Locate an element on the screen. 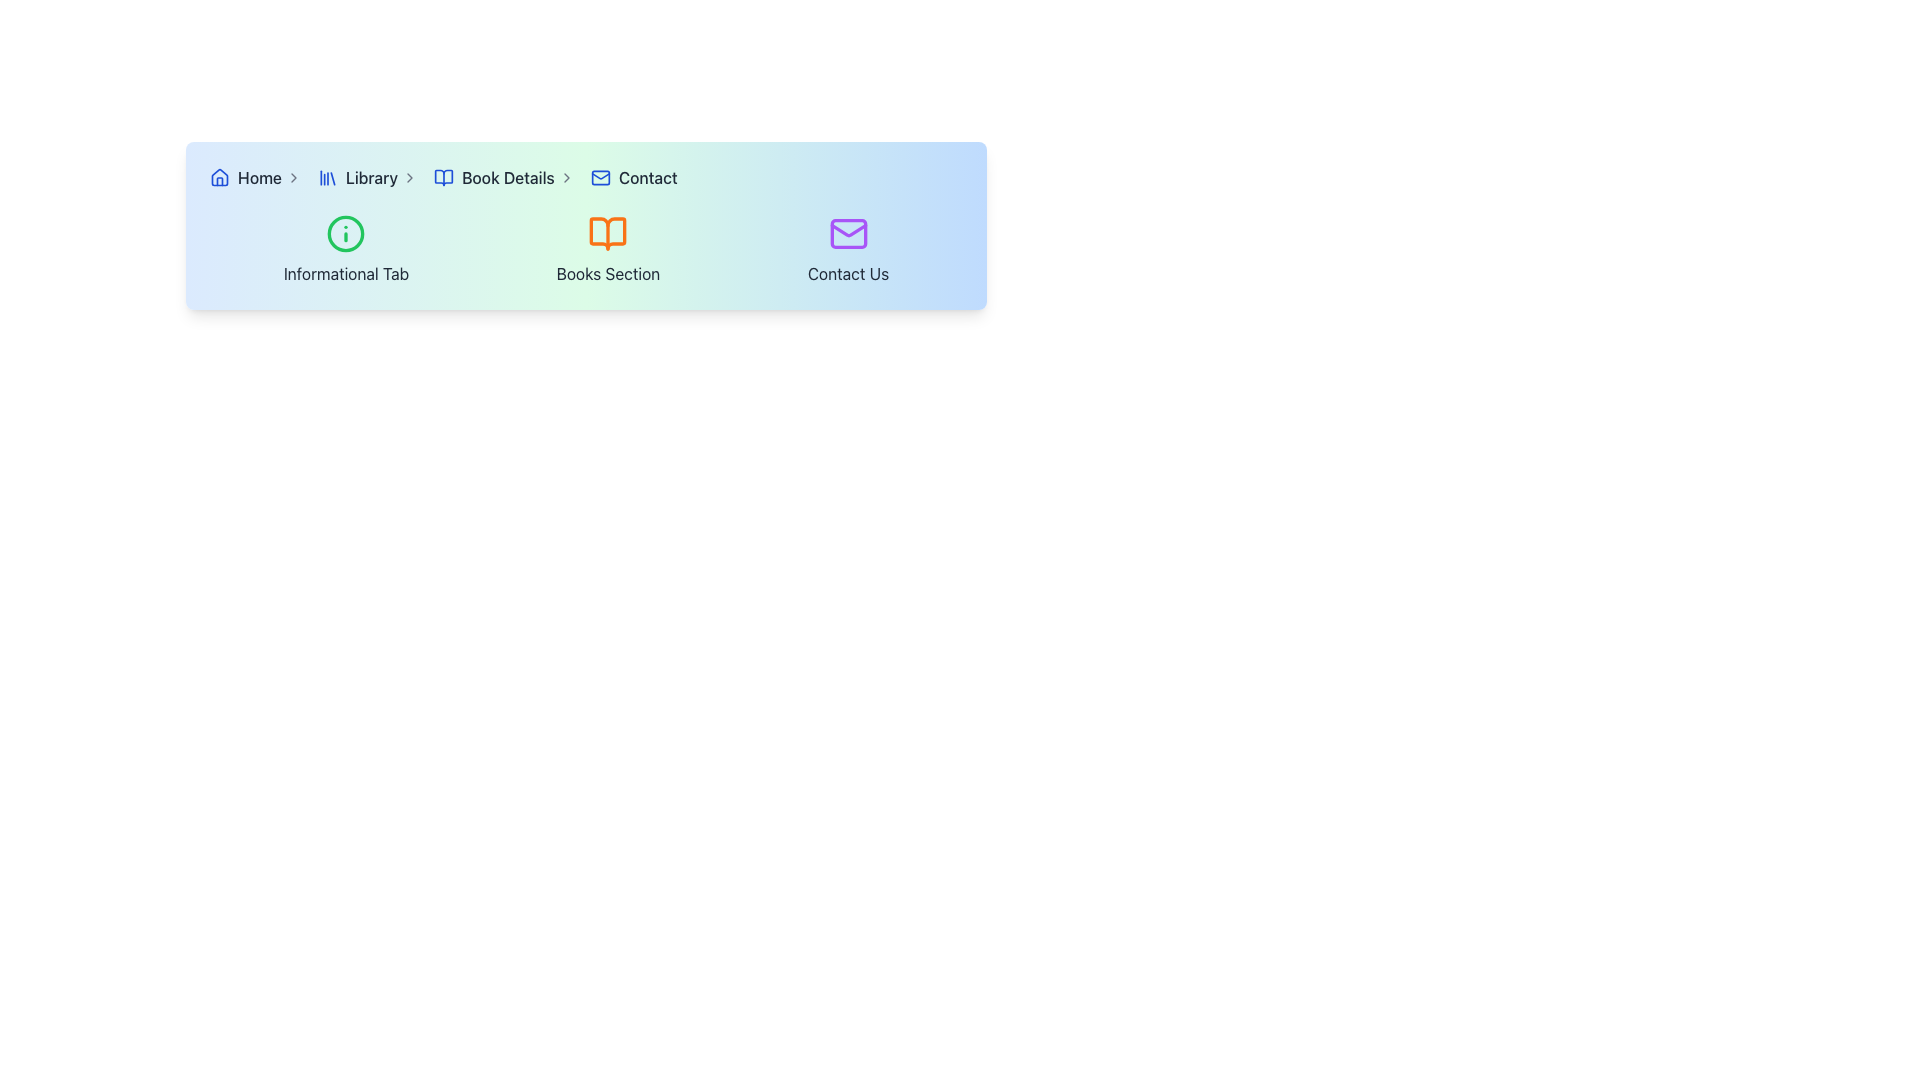  the right-pointing chevron icon in the breadcrumb navigation, located between 'Library' and 'Book Details' is located at coordinates (409, 176).